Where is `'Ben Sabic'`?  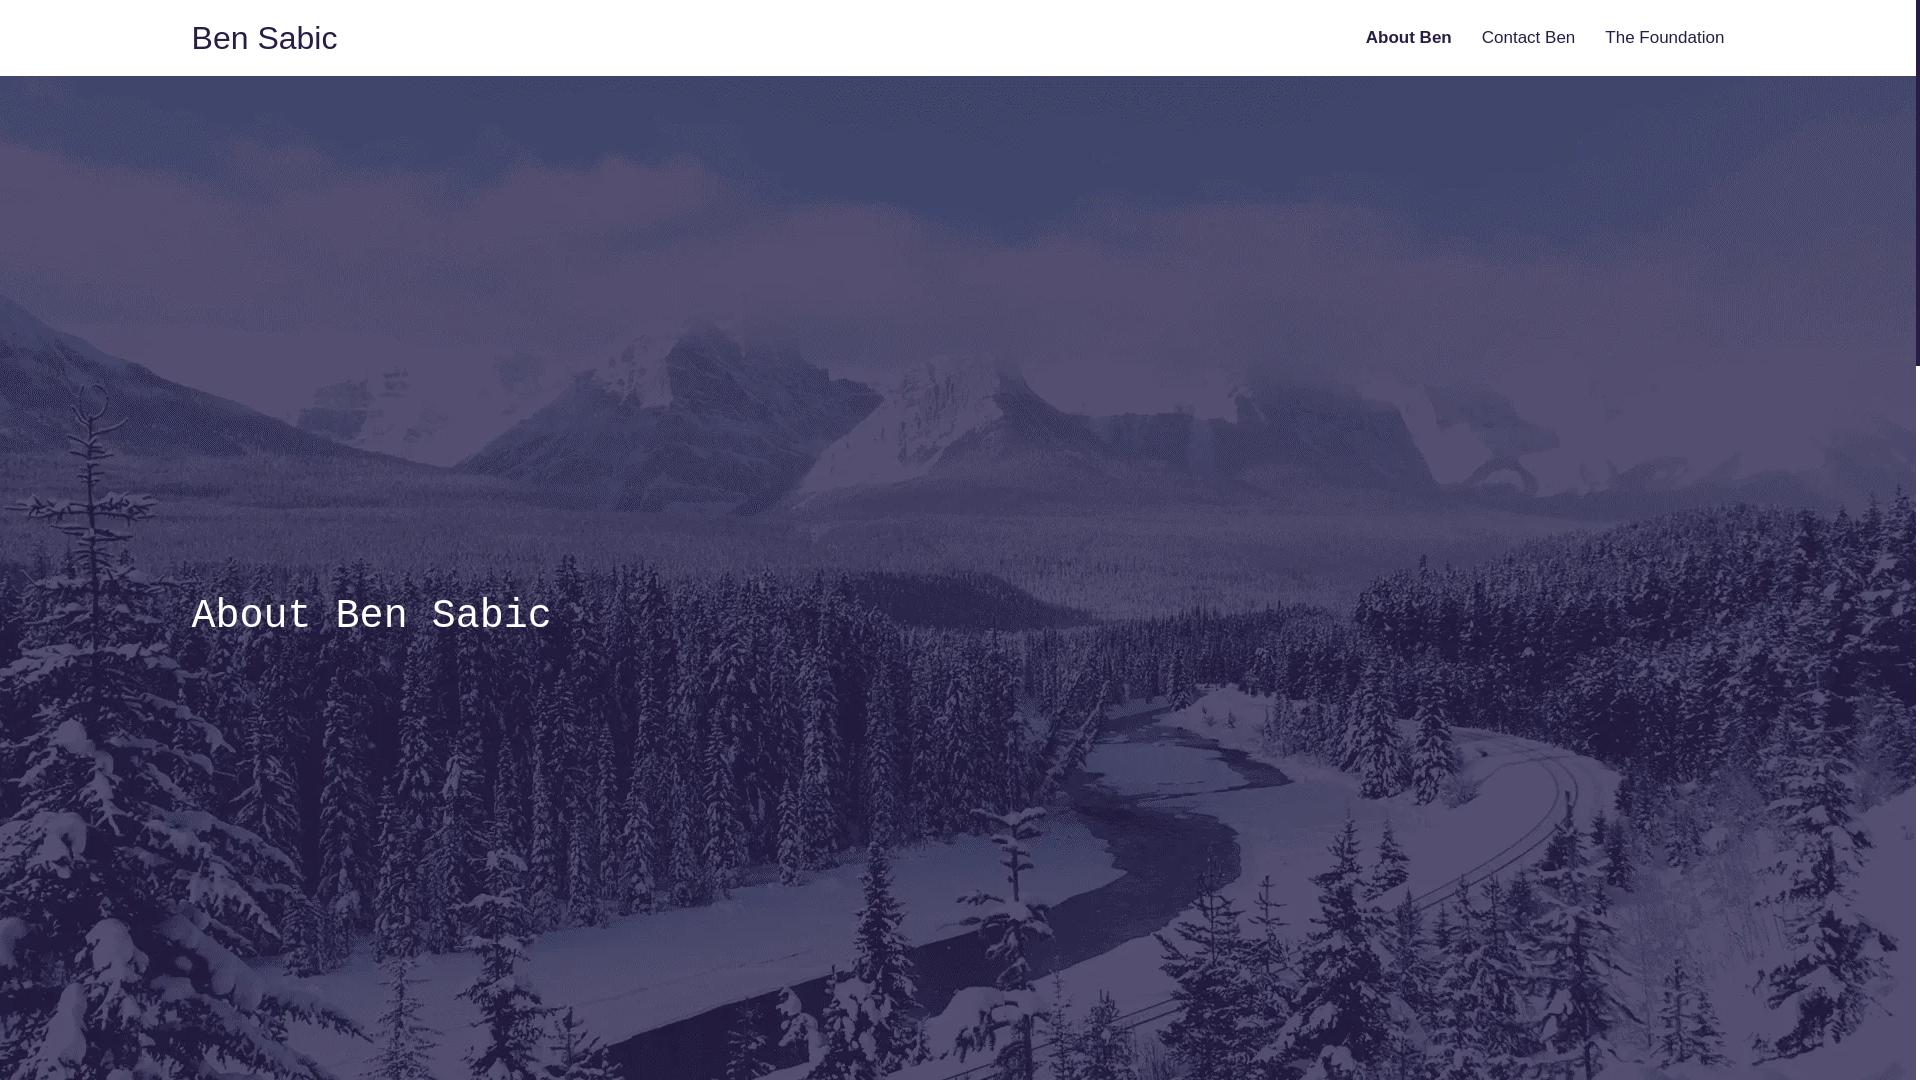
'Ben Sabic' is located at coordinates (263, 38).